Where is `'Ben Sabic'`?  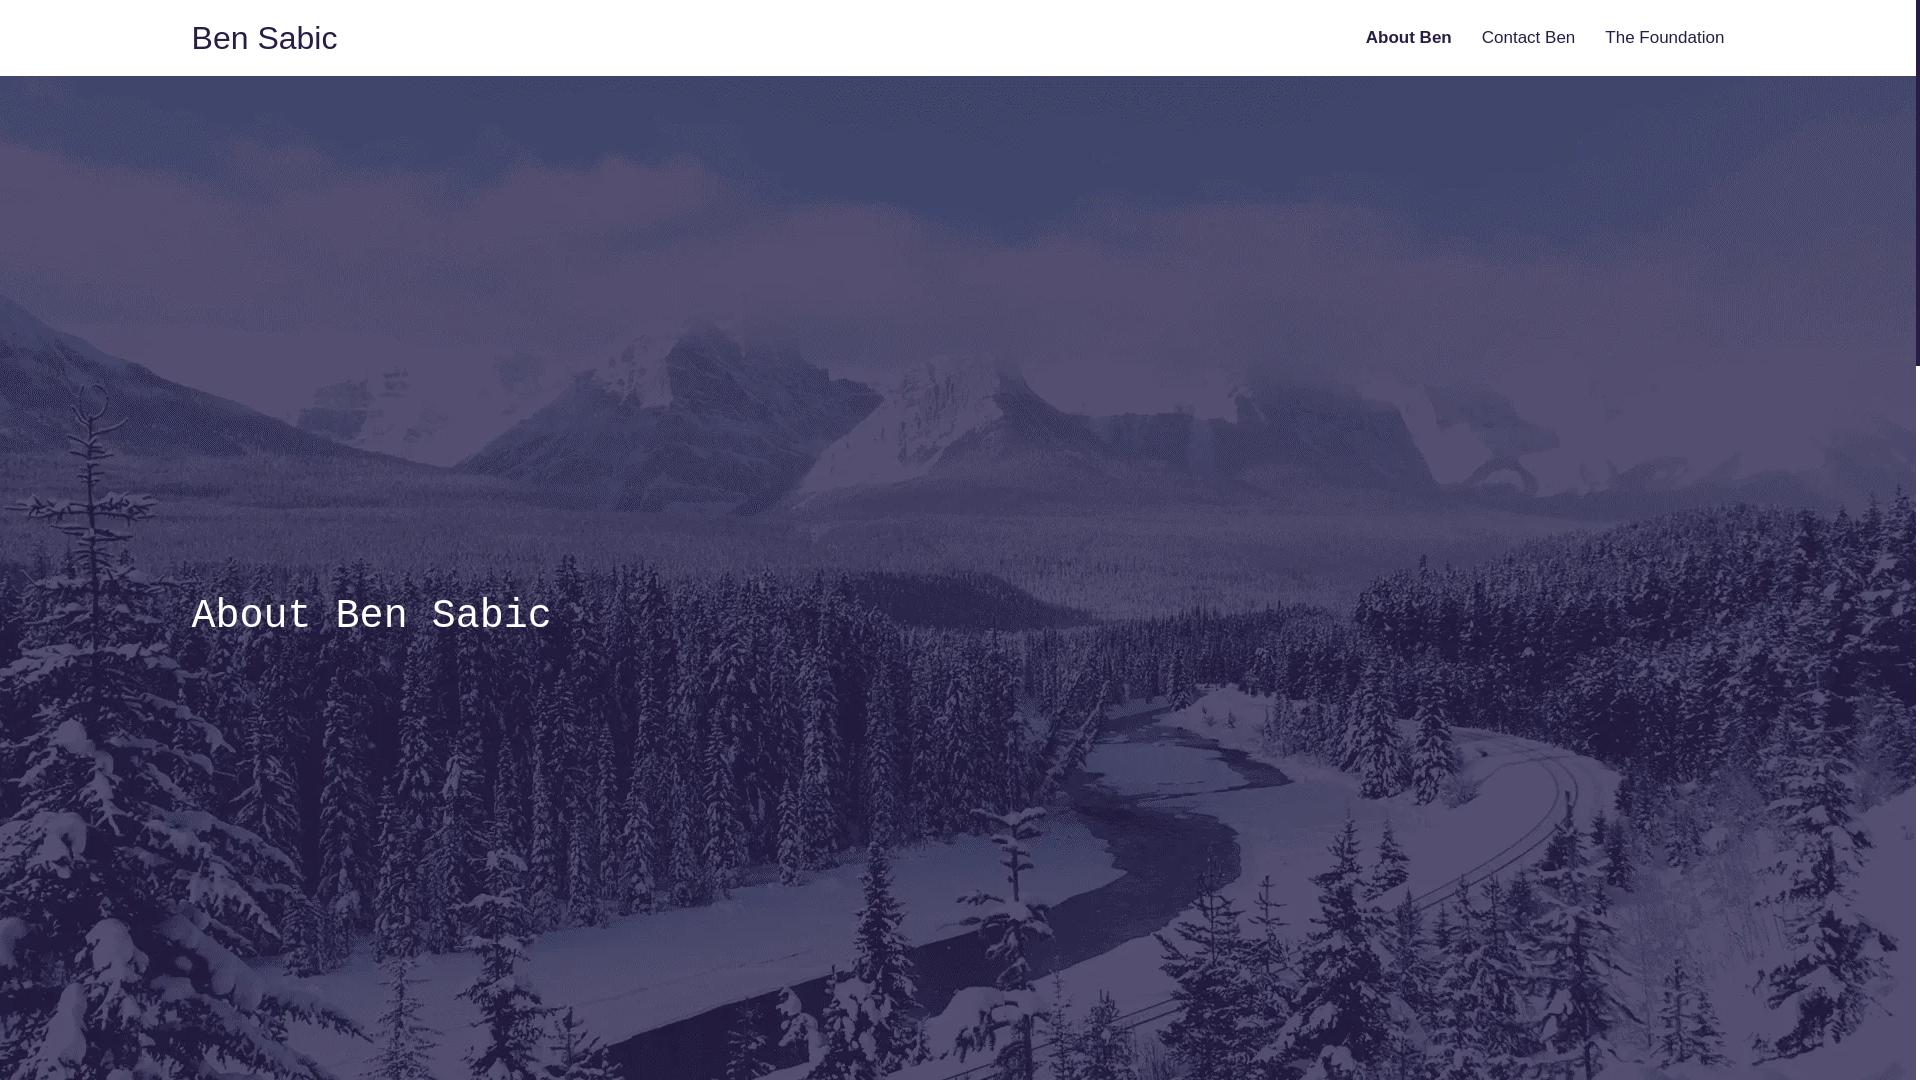
'Ben Sabic' is located at coordinates (263, 38).